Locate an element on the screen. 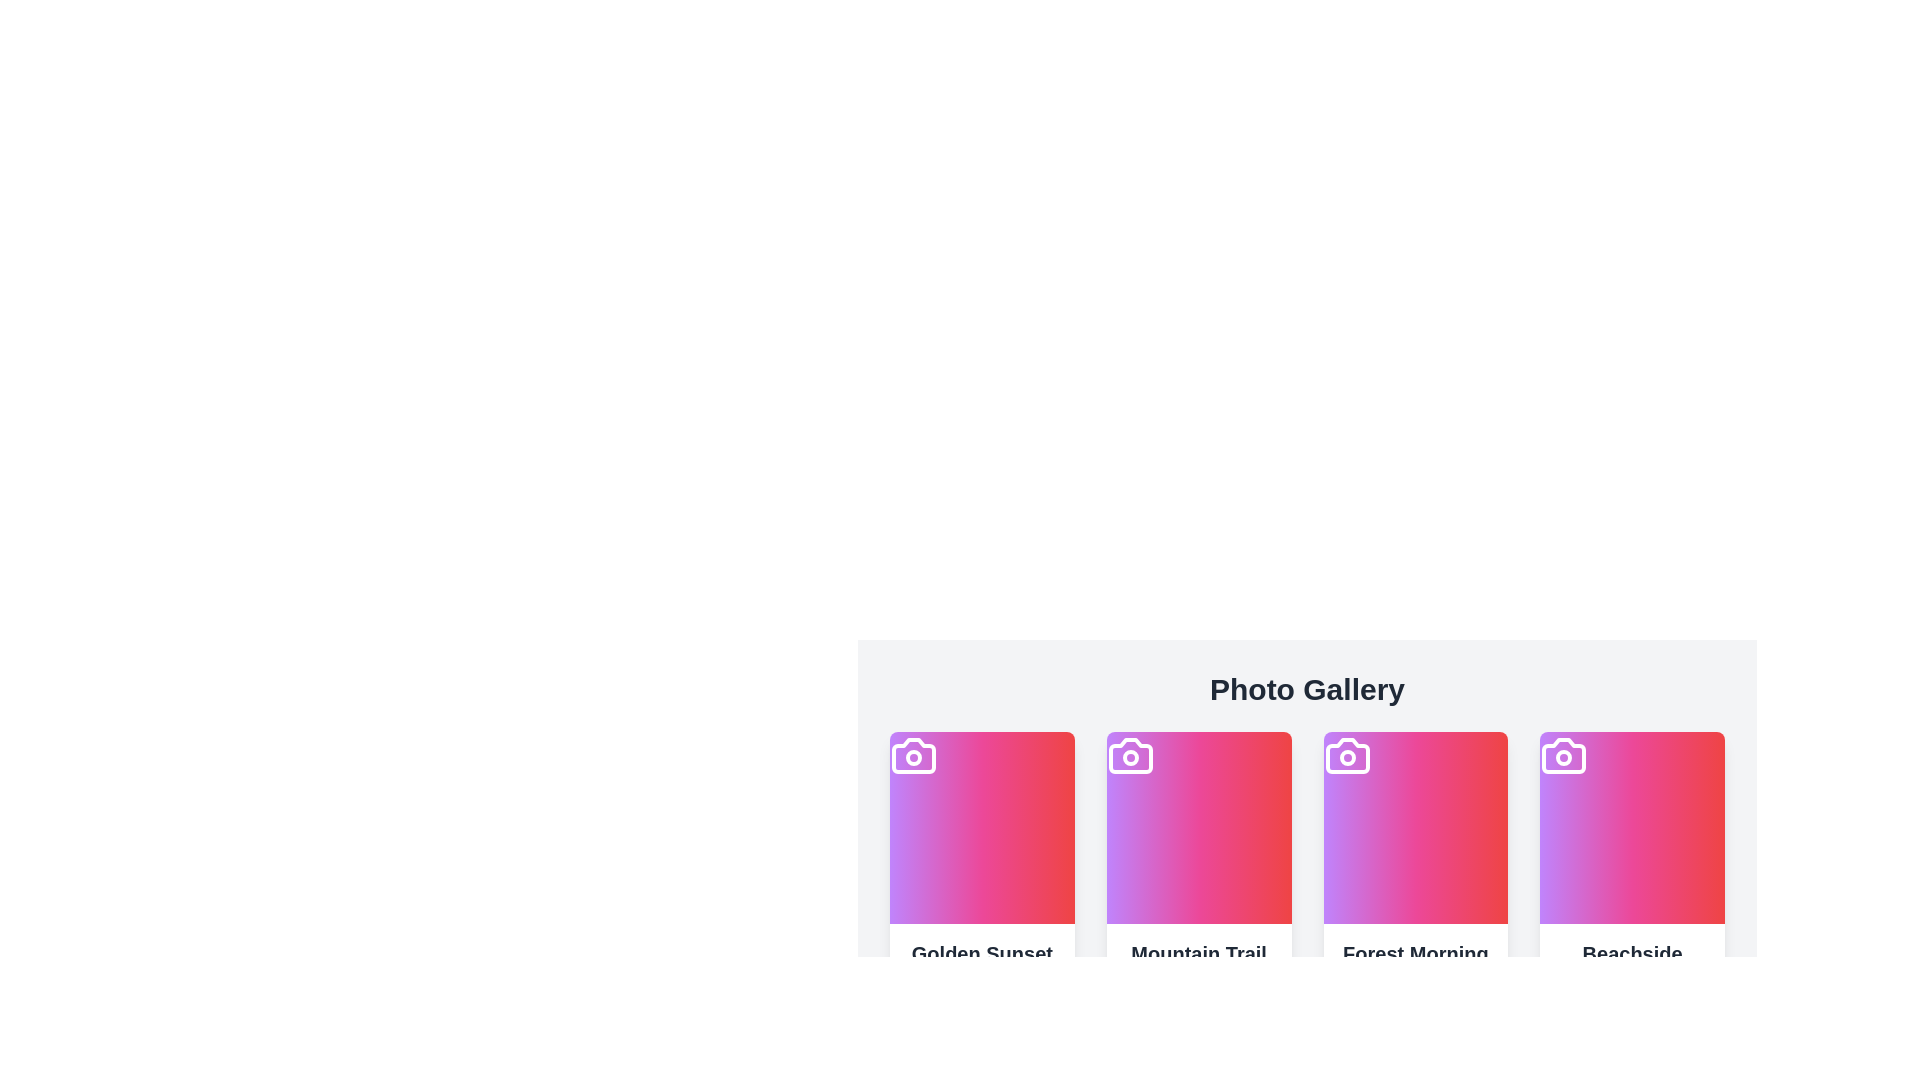  the camera icon outlined in white, located at the top-center of the second tile in the 'Photo Gallery' is located at coordinates (1130, 756).